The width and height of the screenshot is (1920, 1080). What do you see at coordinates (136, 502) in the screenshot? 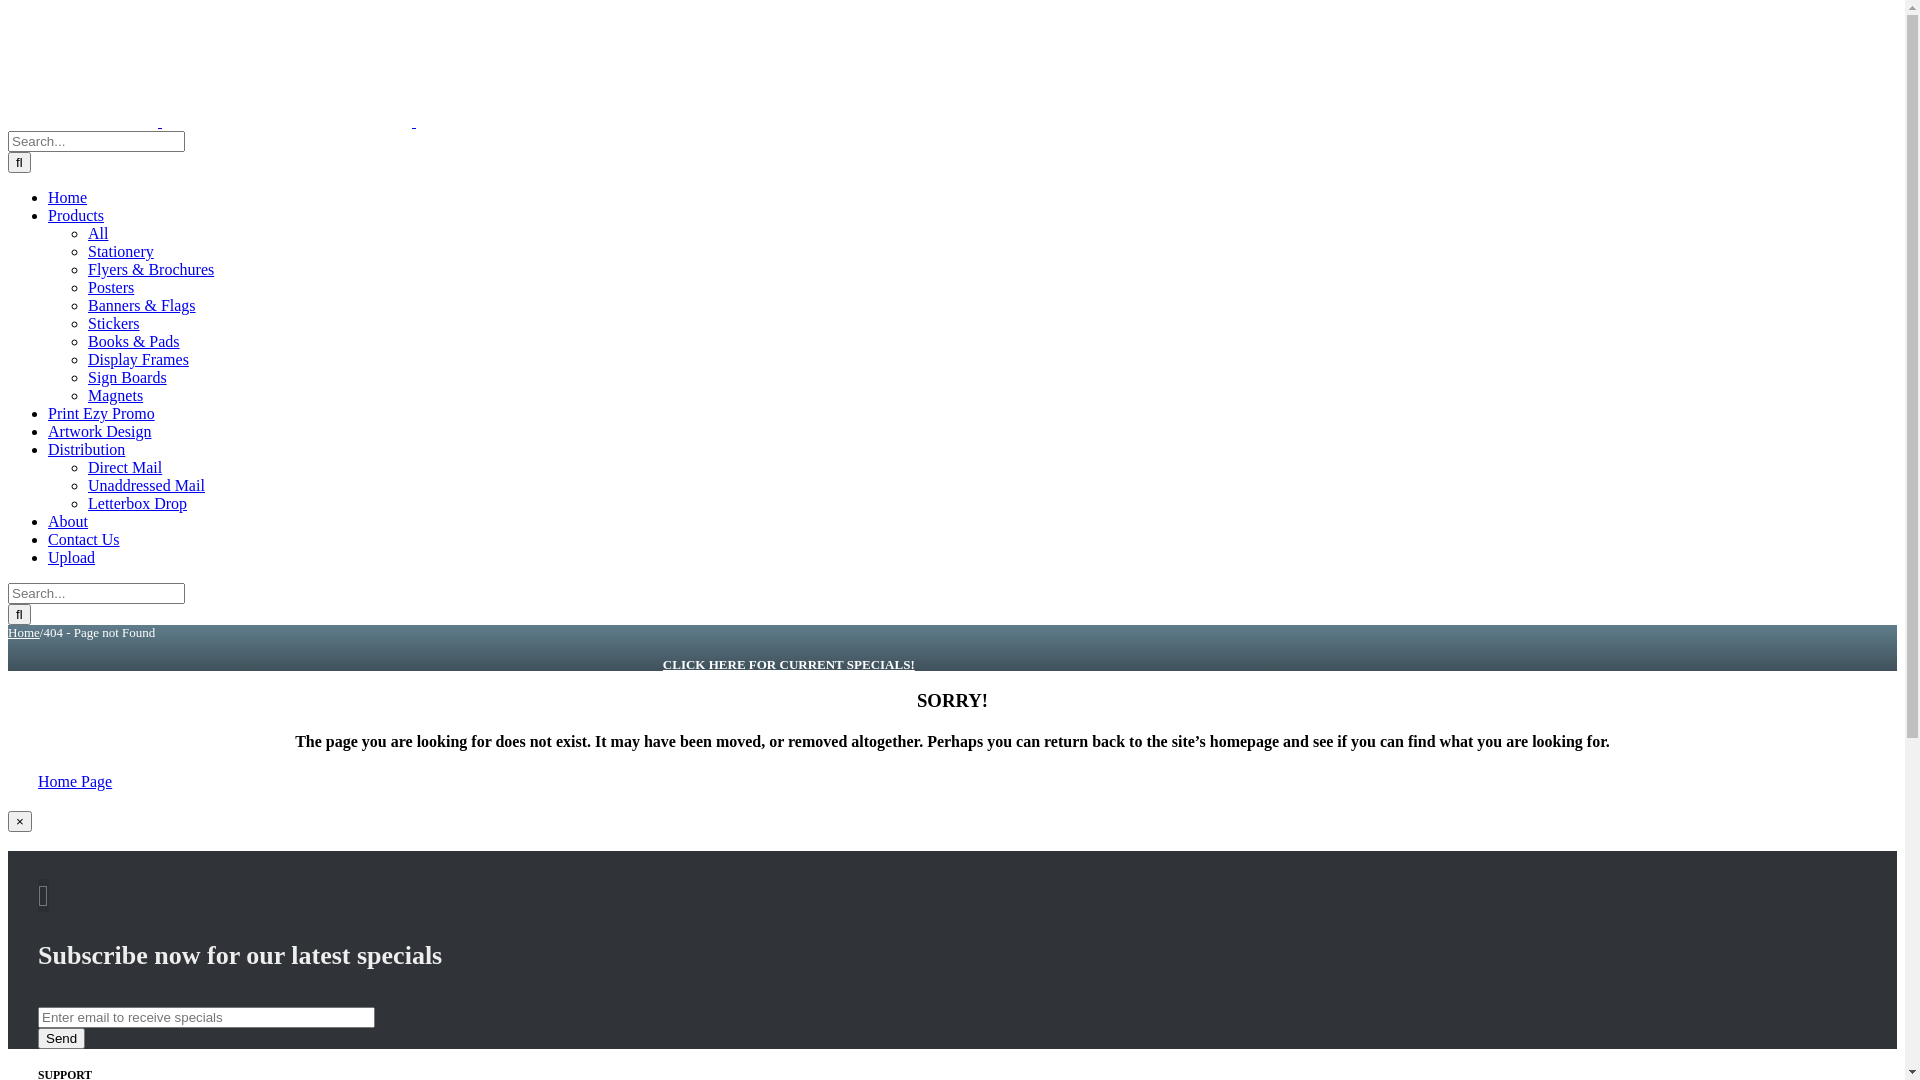
I see `'Letterbox Drop'` at bounding box center [136, 502].